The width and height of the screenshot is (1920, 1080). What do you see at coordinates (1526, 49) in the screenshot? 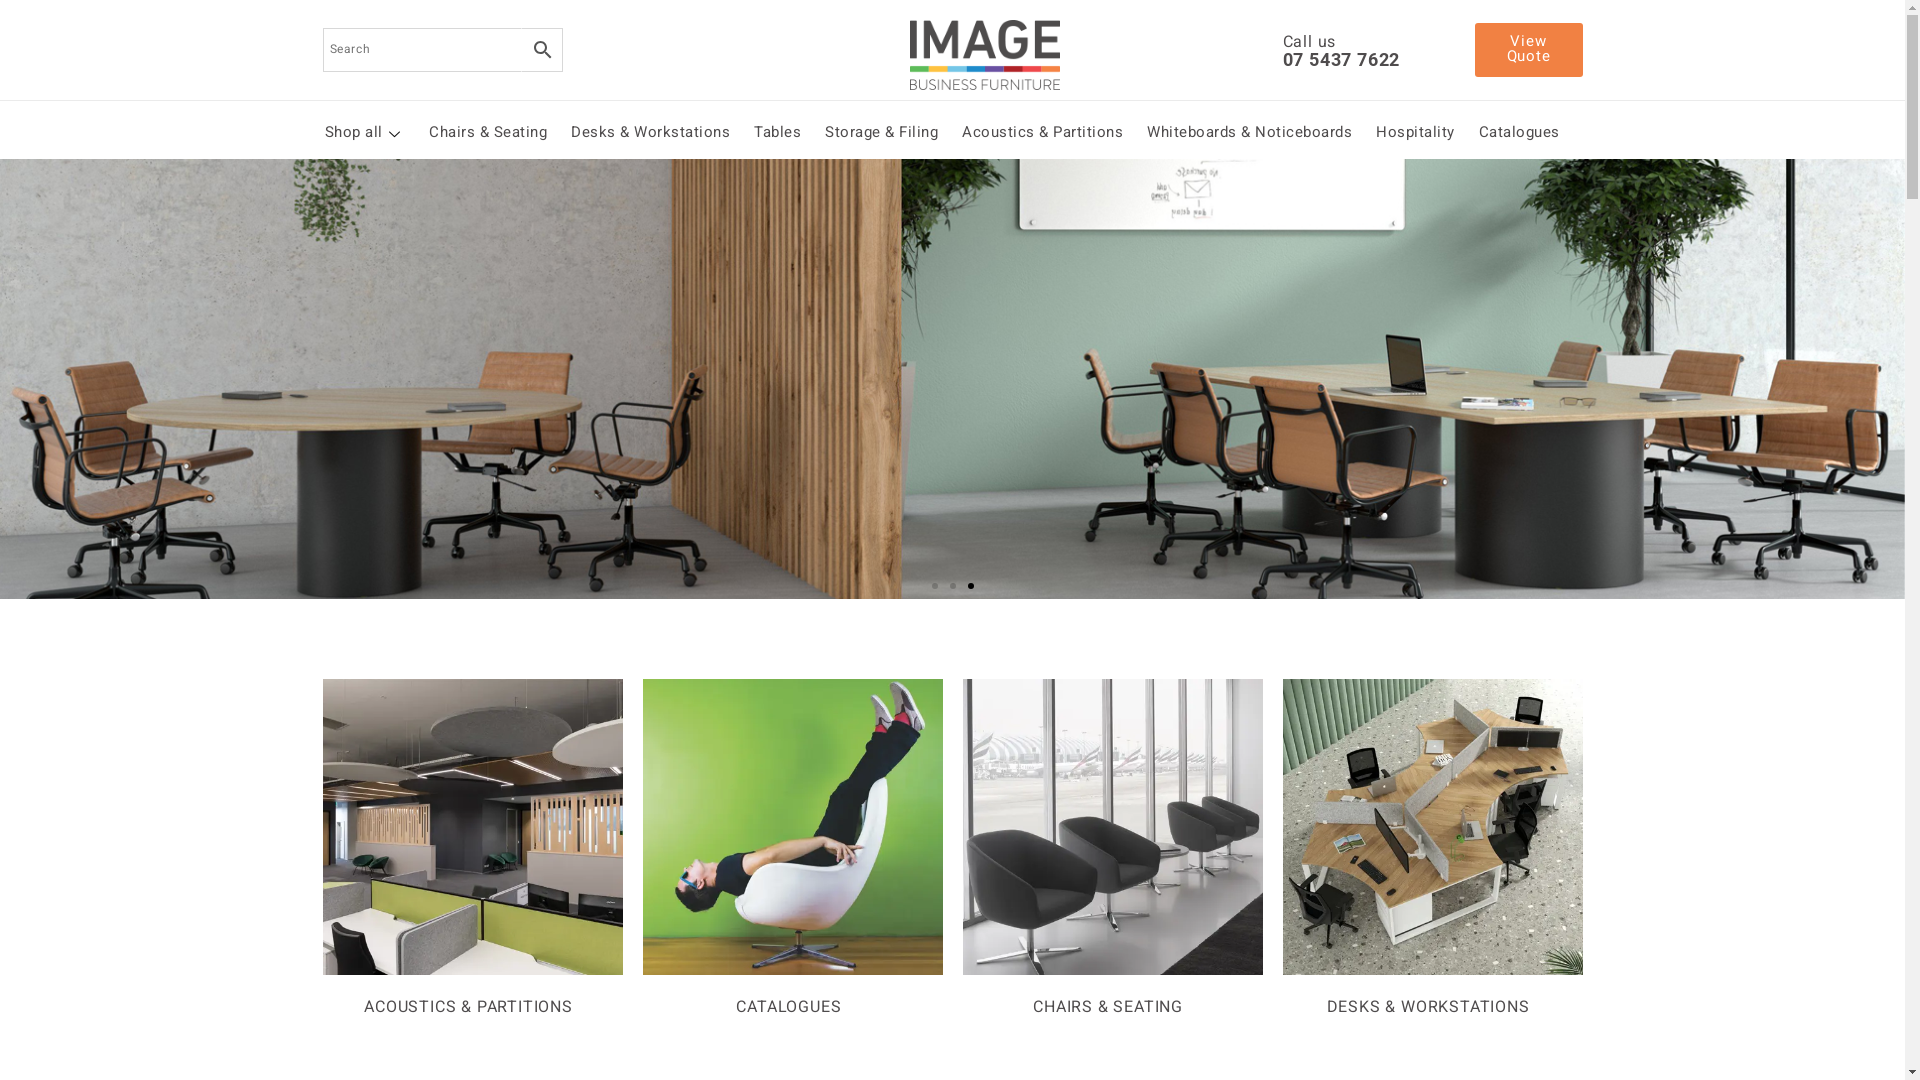
I see `'View Quote'` at bounding box center [1526, 49].